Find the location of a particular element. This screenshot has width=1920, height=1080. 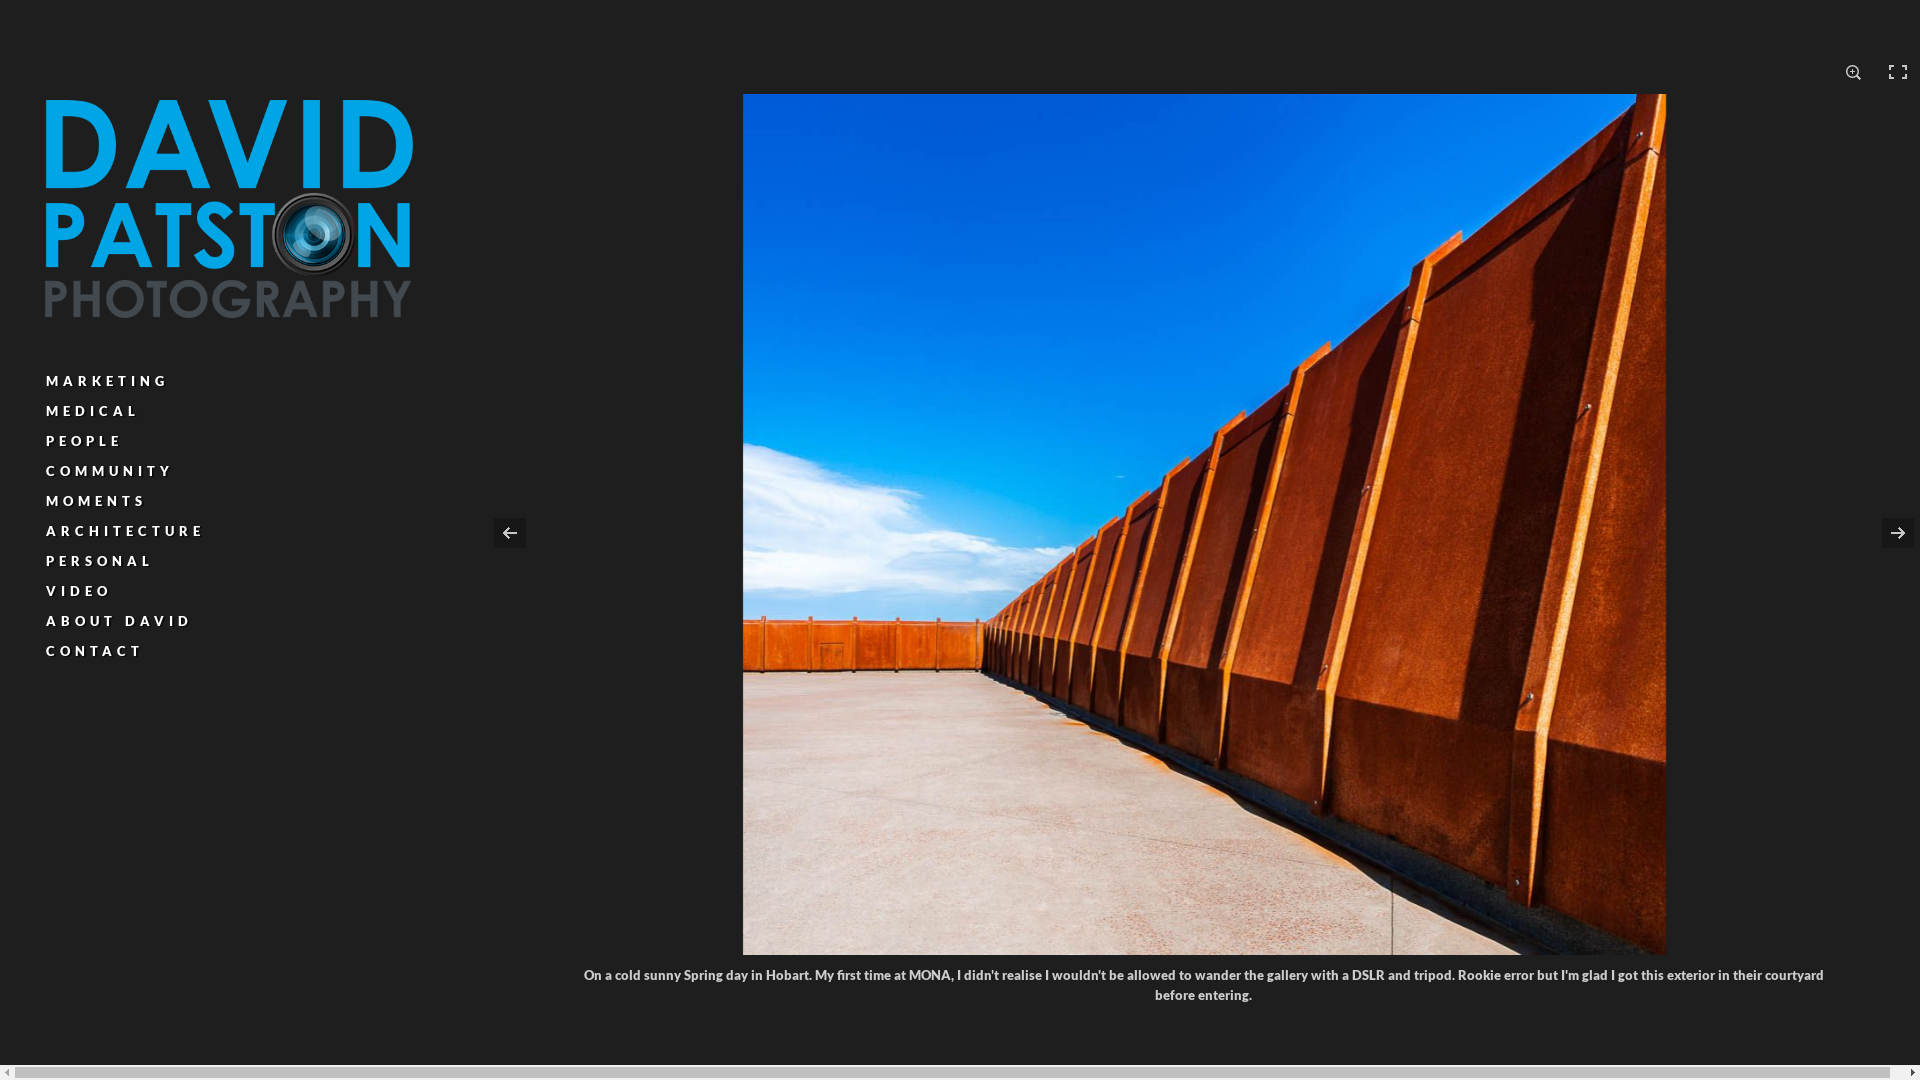

'Previous (arrow left)' is located at coordinates (488, 531).